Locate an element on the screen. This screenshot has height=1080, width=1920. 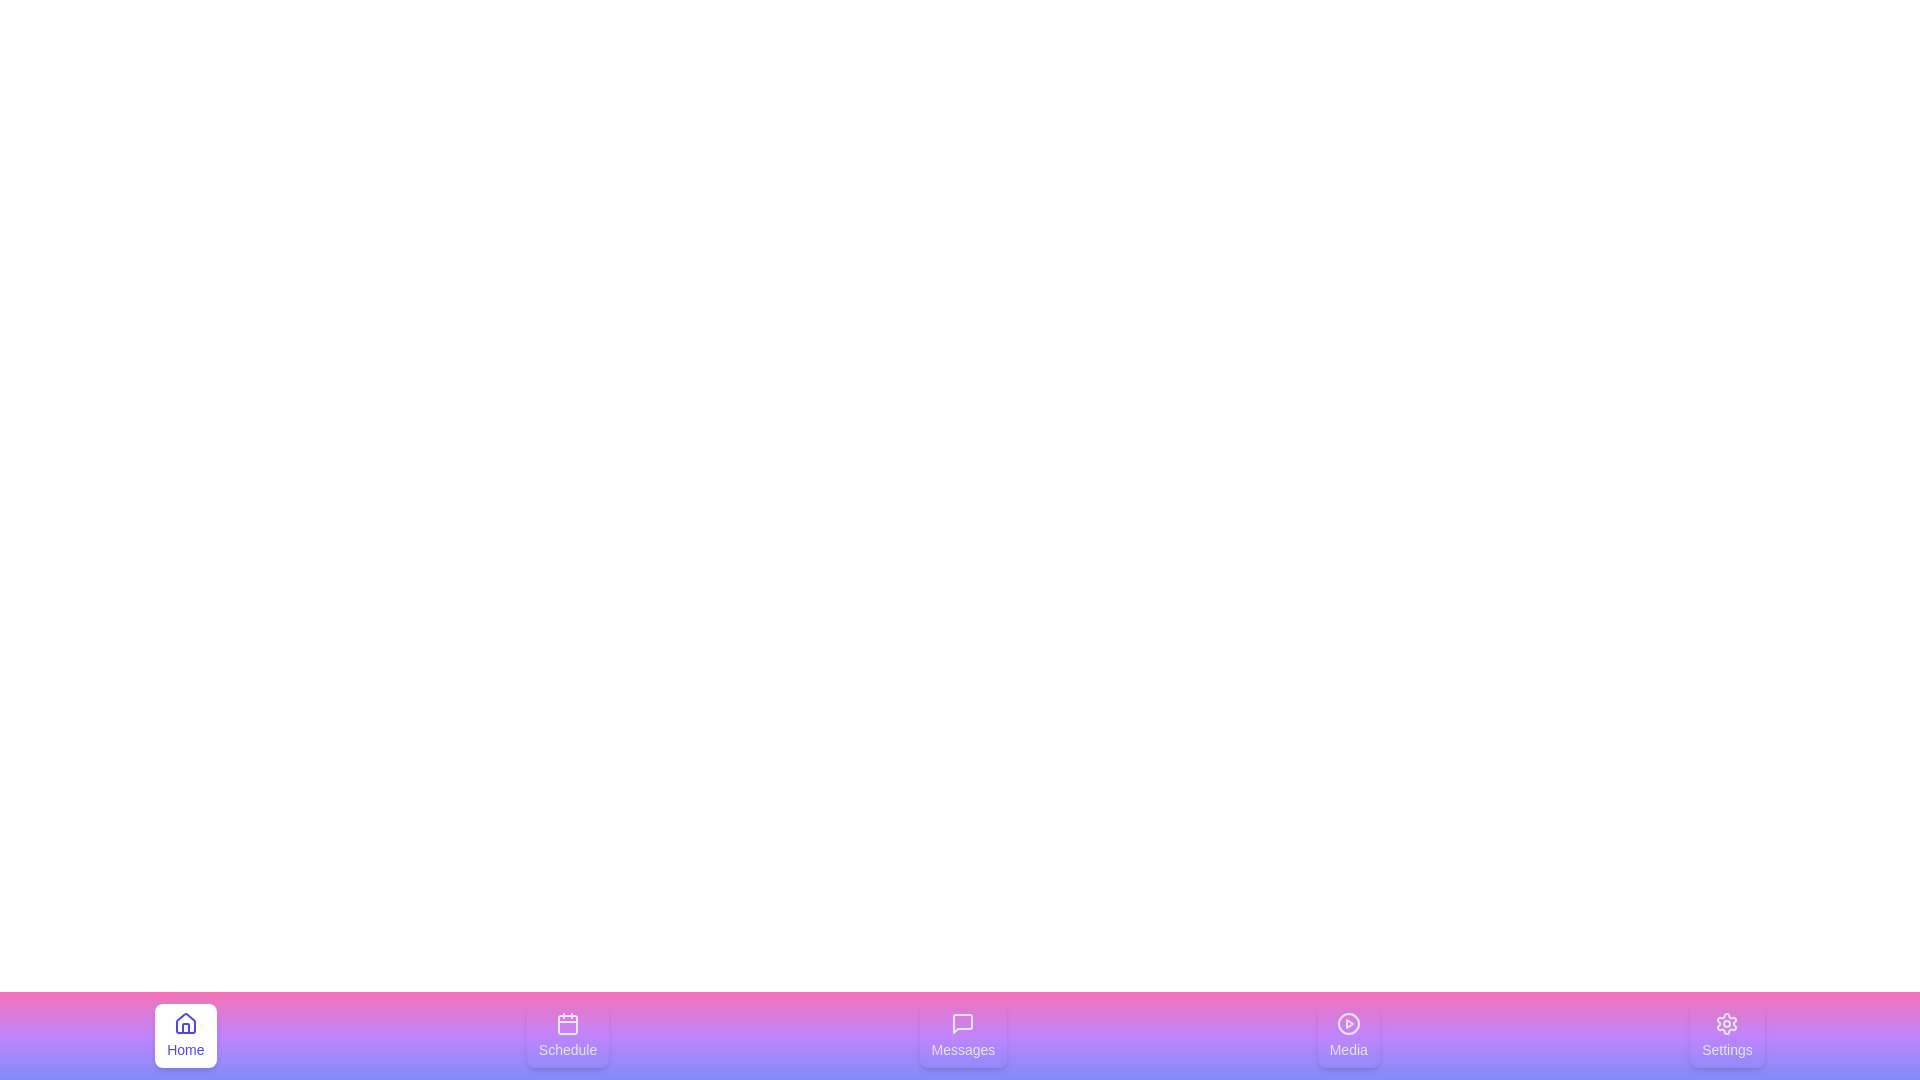
the tab labeled Settings in the EnhancedBottomNavigation component is located at coordinates (1726, 1035).